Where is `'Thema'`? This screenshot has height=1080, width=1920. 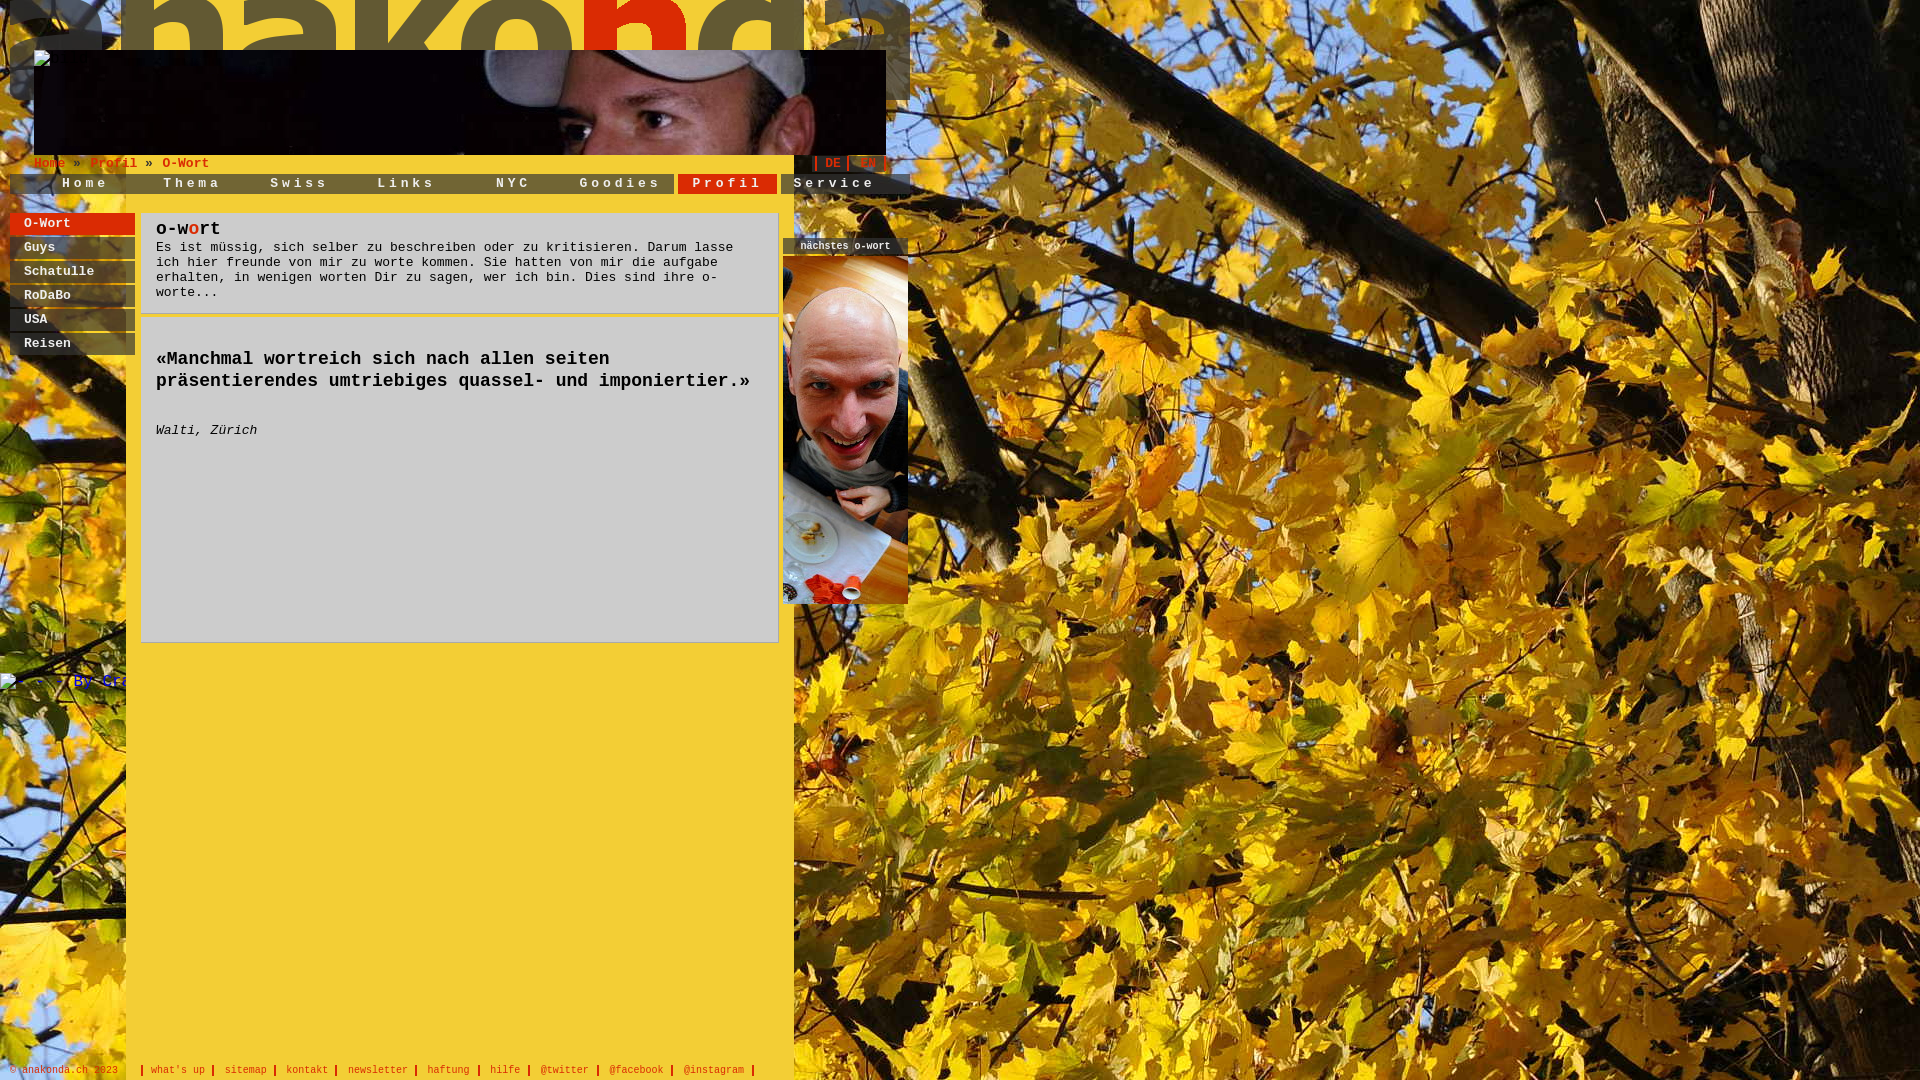 'Thema' is located at coordinates (192, 183).